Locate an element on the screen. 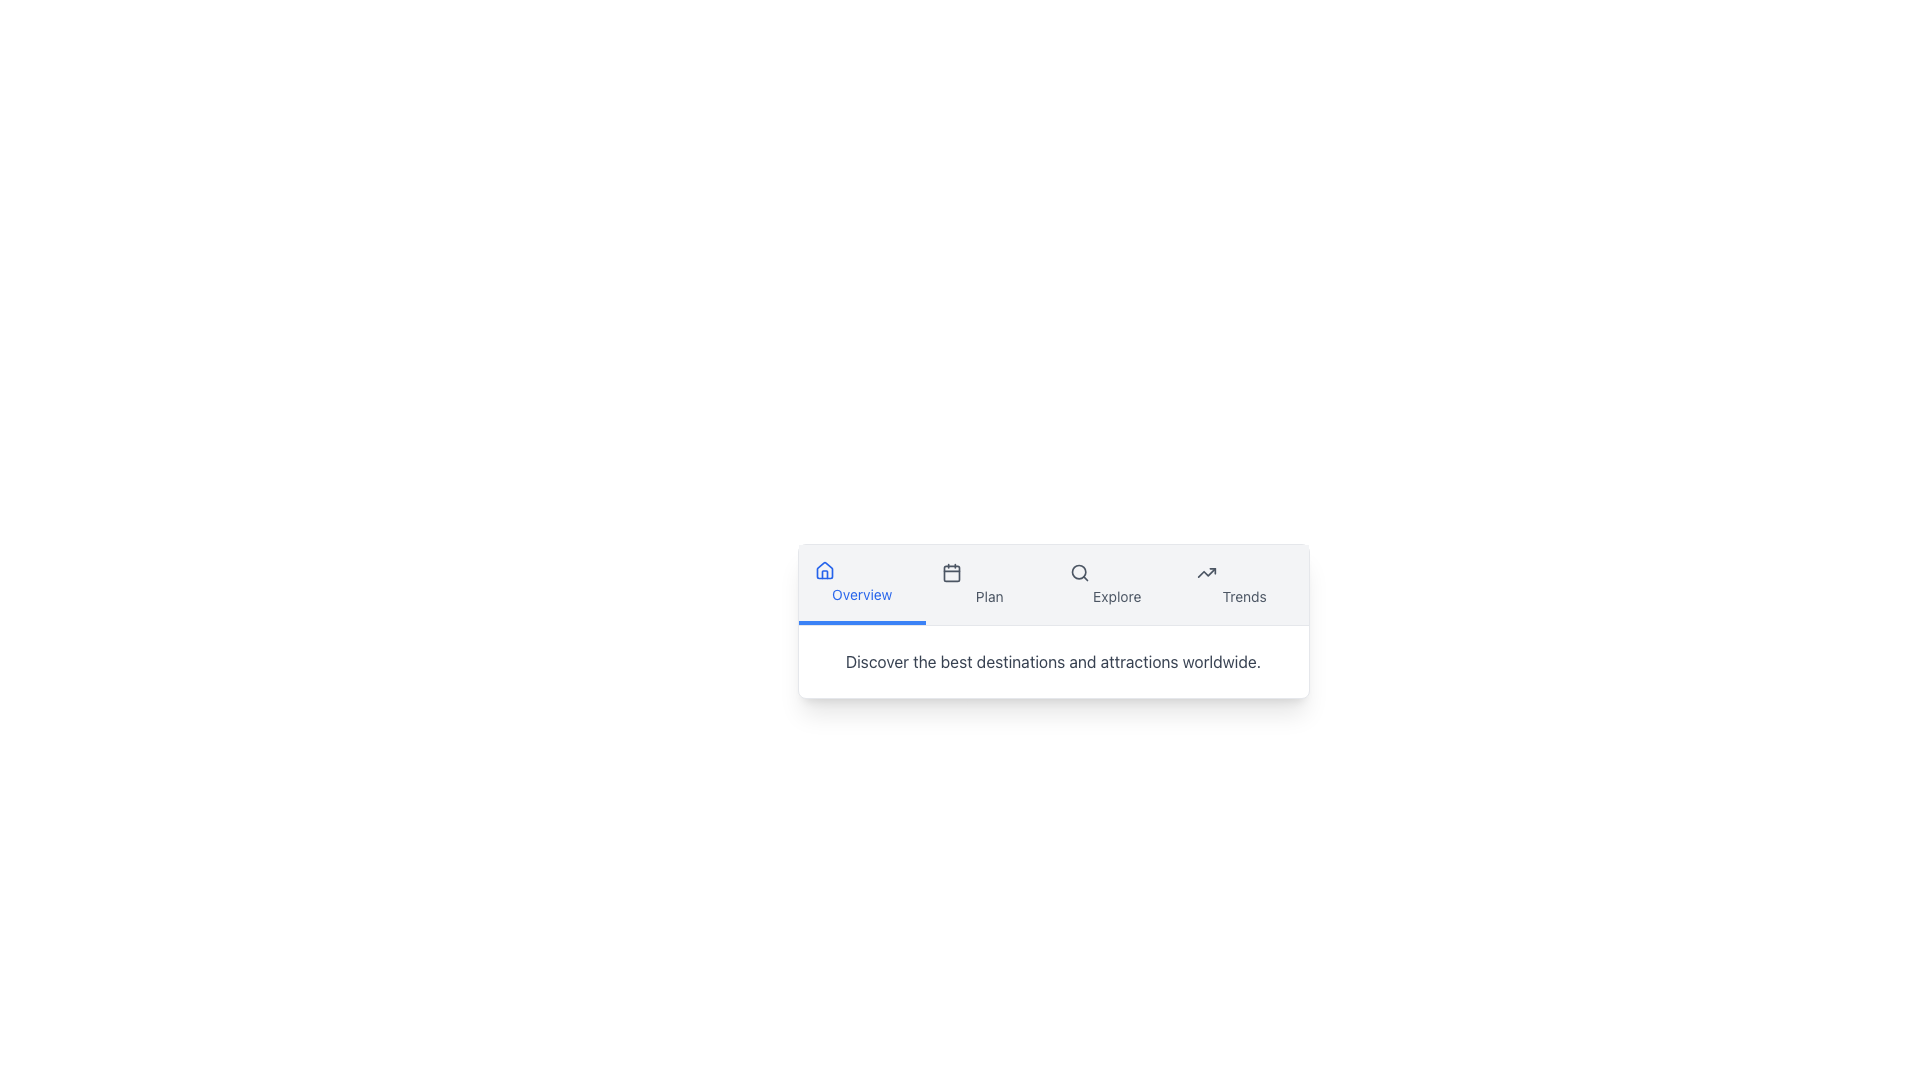 Image resolution: width=1920 pixels, height=1080 pixels. the segmented navigation item labeled 'Explore' with a magnifying glass icon is located at coordinates (1116, 585).